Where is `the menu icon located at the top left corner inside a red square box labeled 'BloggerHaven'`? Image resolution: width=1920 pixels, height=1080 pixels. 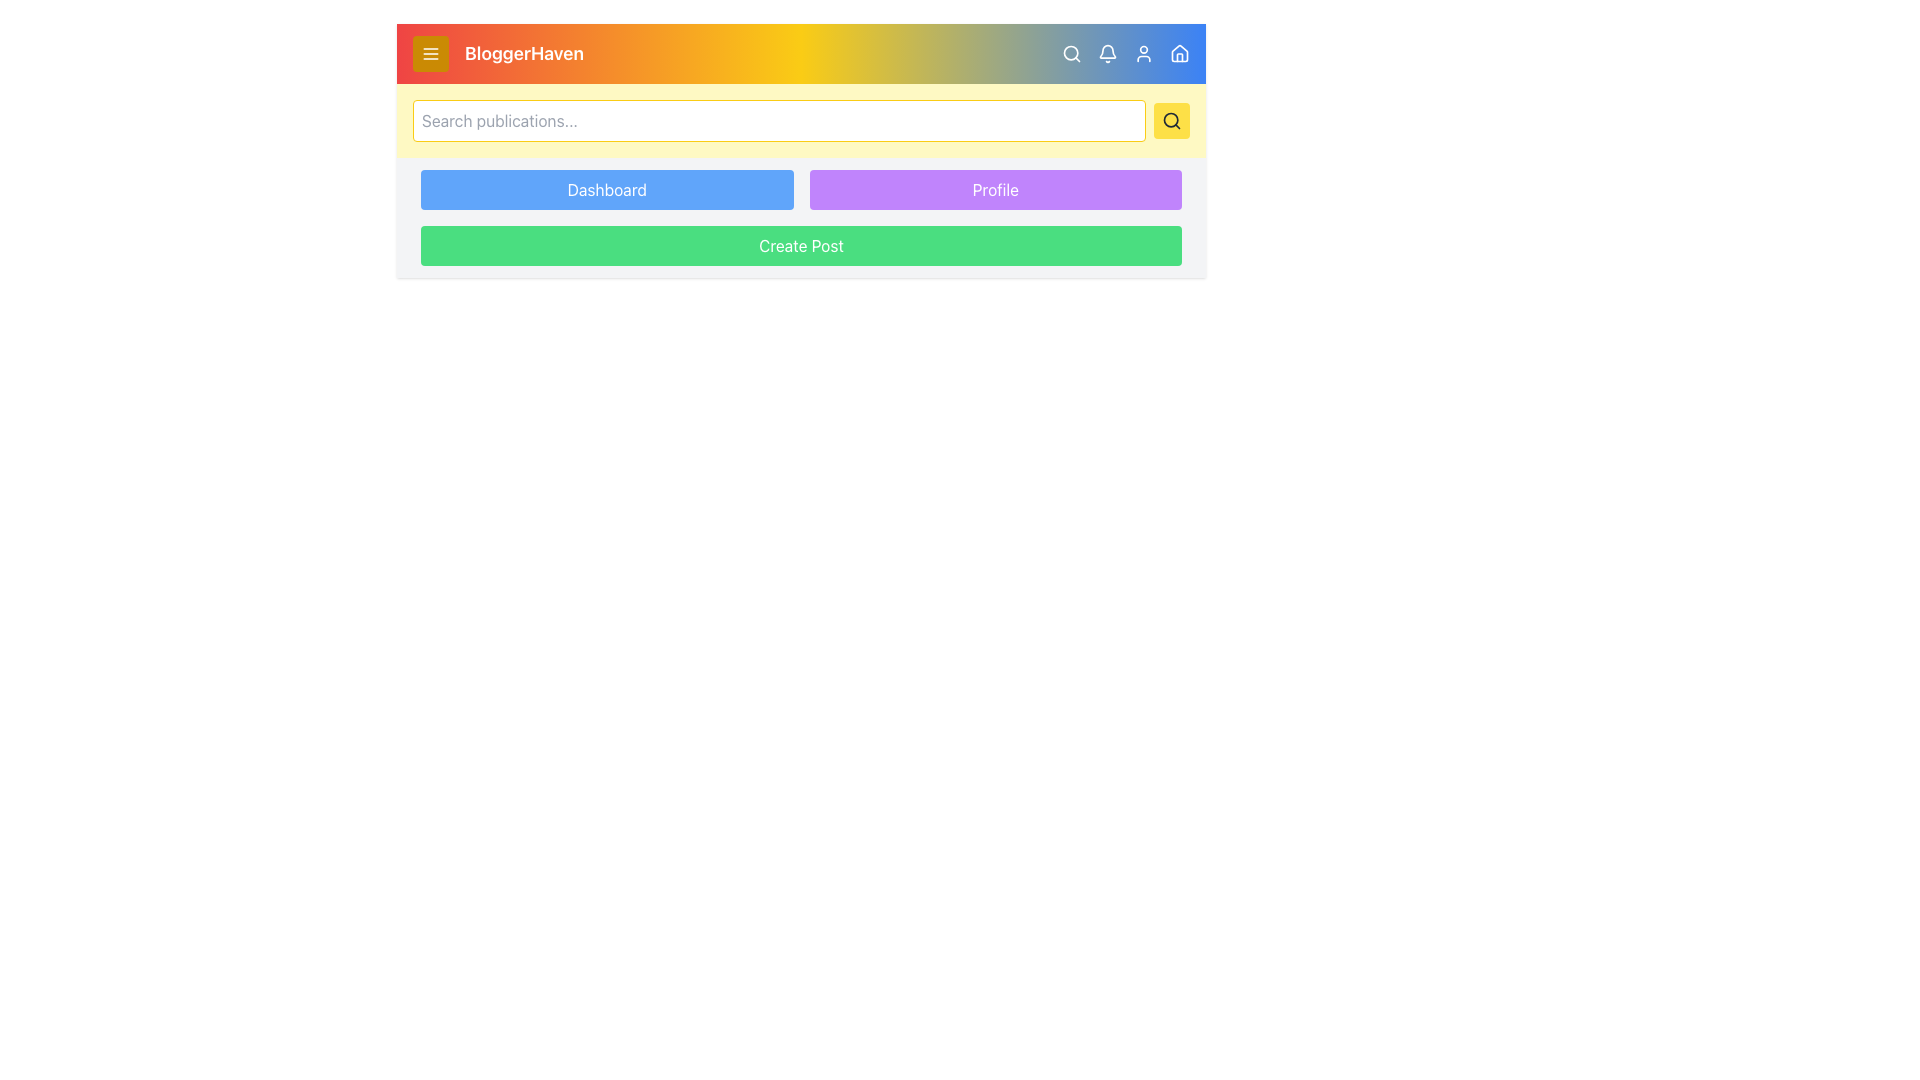
the menu icon located at the top left corner inside a red square box labeled 'BloggerHaven' is located at coordinates (430, 53).